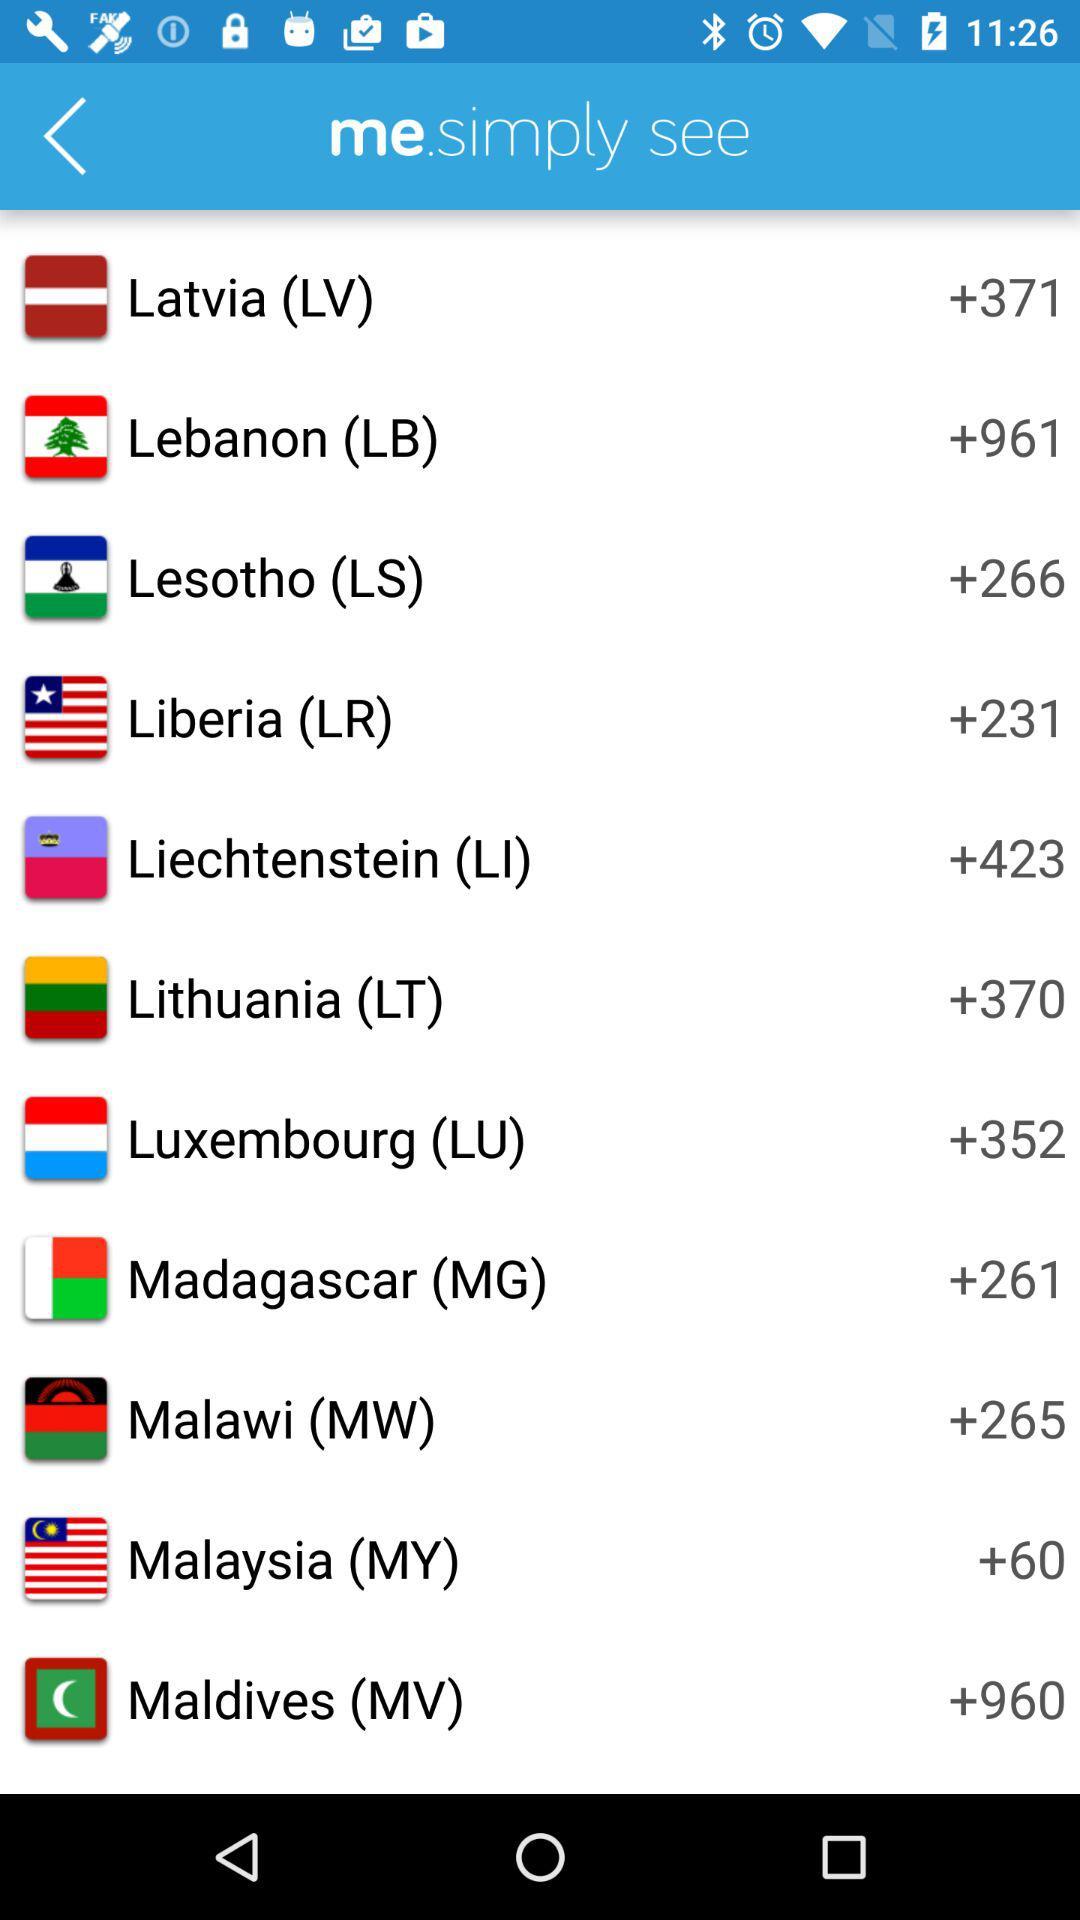  Describe the element at coordinates (1007, 997) in the screenshot. I see `icon to the right of lithuania (lt) item` at that location.